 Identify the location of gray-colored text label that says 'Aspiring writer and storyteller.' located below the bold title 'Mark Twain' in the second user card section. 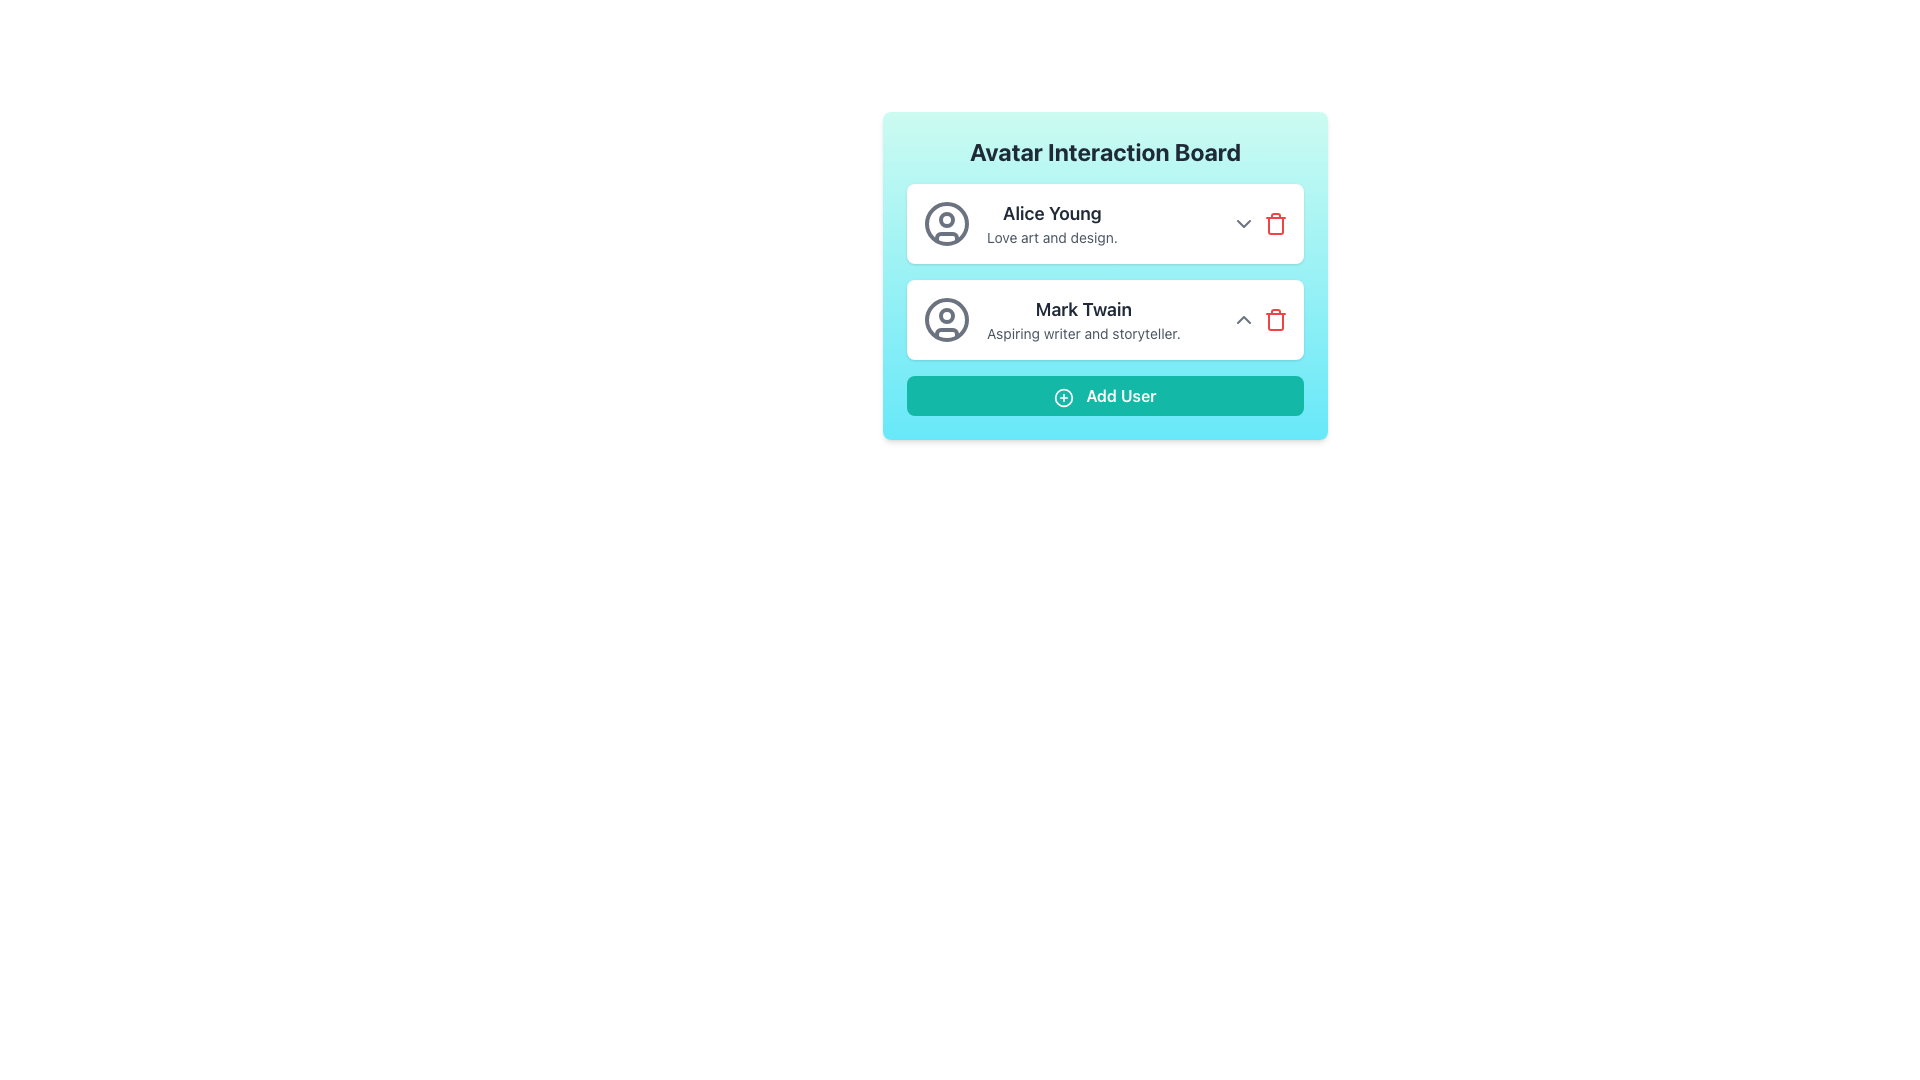
(1082, 333).